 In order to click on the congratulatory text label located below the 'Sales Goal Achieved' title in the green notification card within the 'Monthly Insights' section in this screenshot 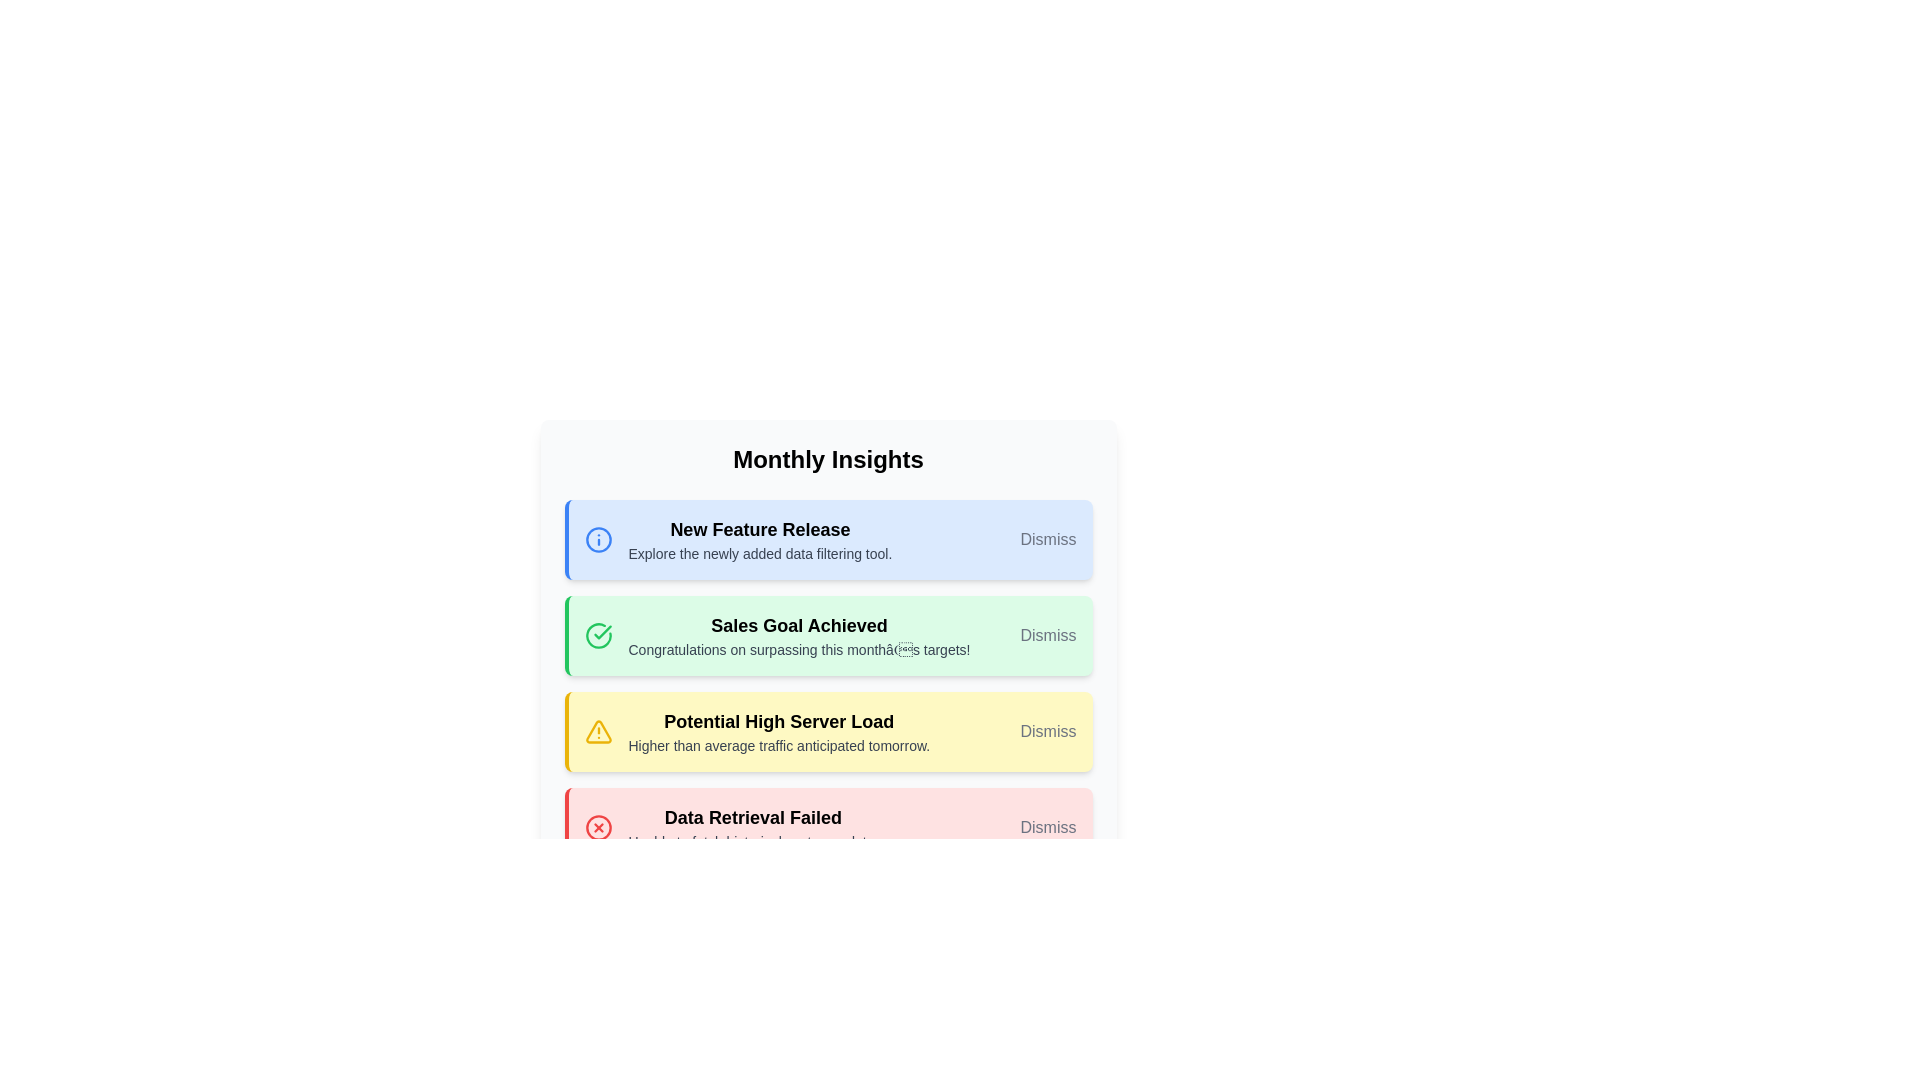, I will do `click(798, 650)`.